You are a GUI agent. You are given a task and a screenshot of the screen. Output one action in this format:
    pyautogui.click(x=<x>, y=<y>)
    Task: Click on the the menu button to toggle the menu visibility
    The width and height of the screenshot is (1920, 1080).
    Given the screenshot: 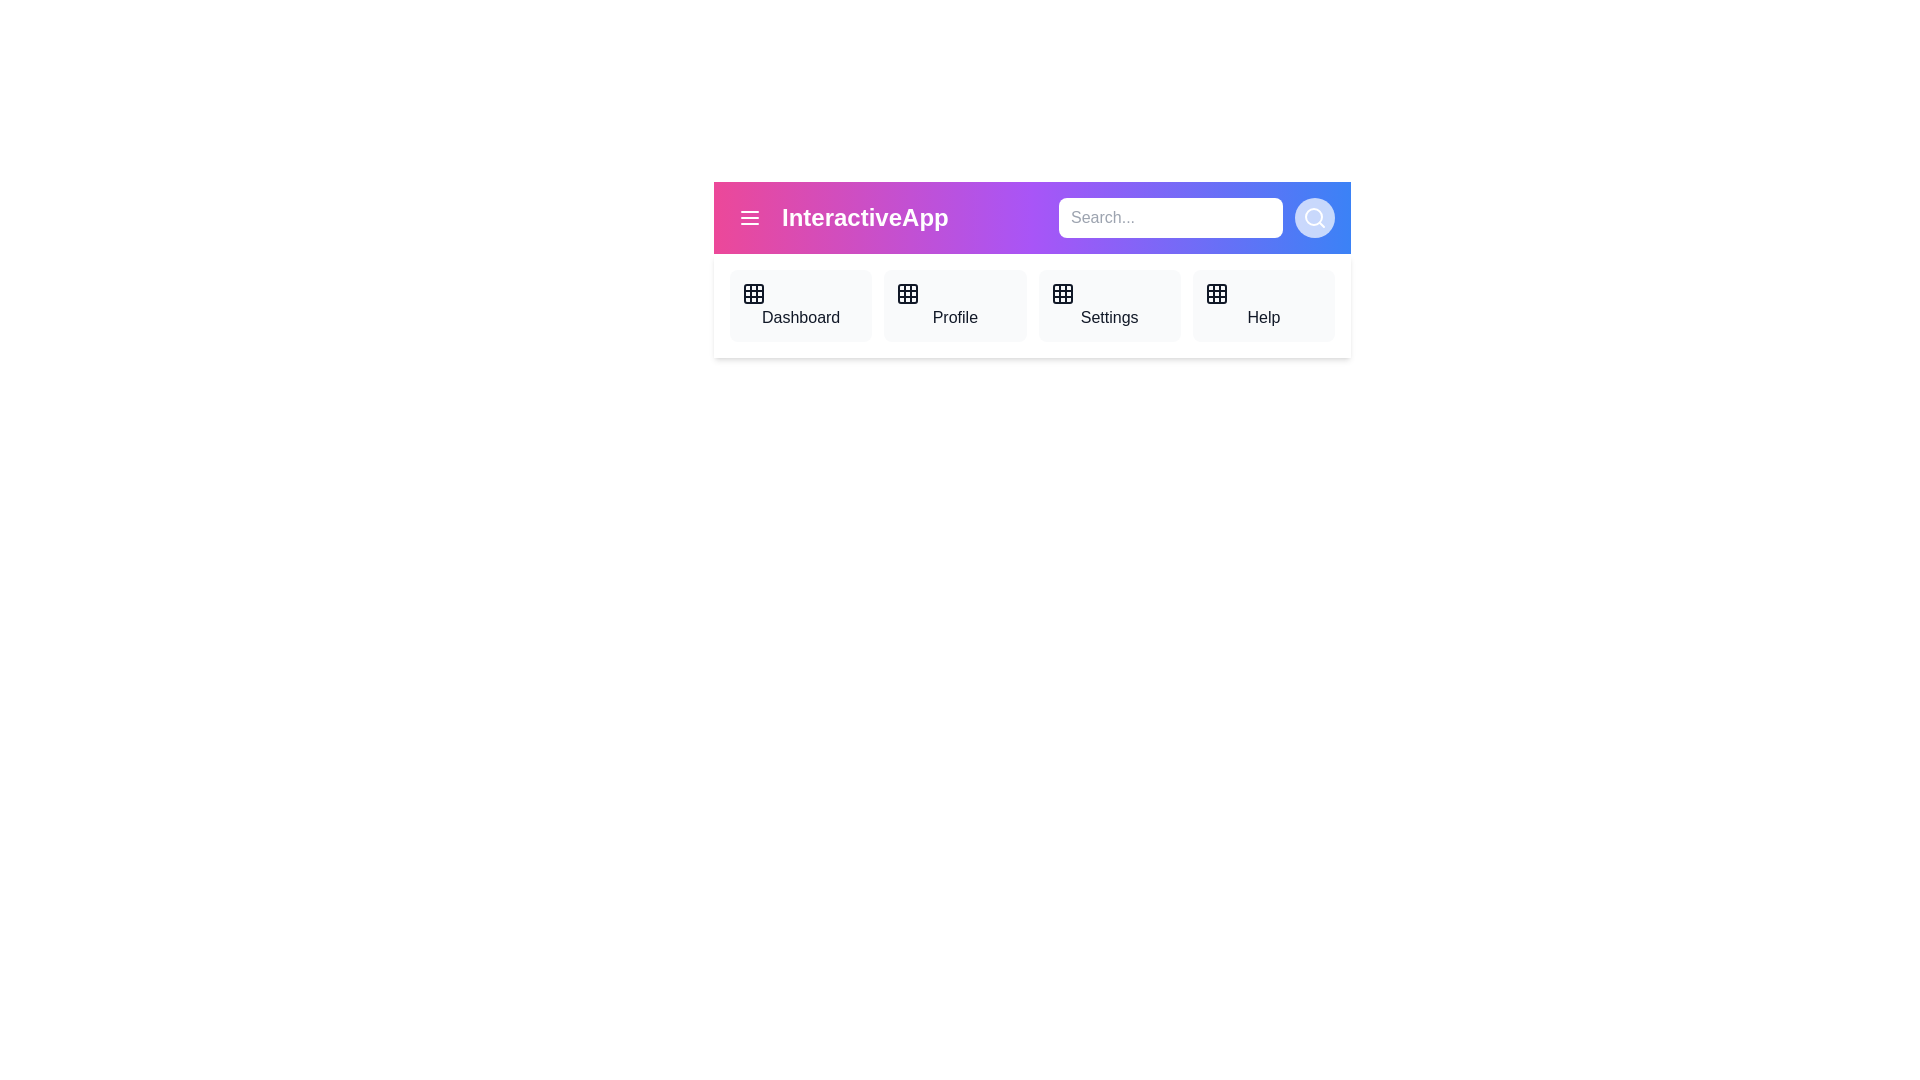 What is the action you would take?
    pyautogui.click(x=748, y=218)
    